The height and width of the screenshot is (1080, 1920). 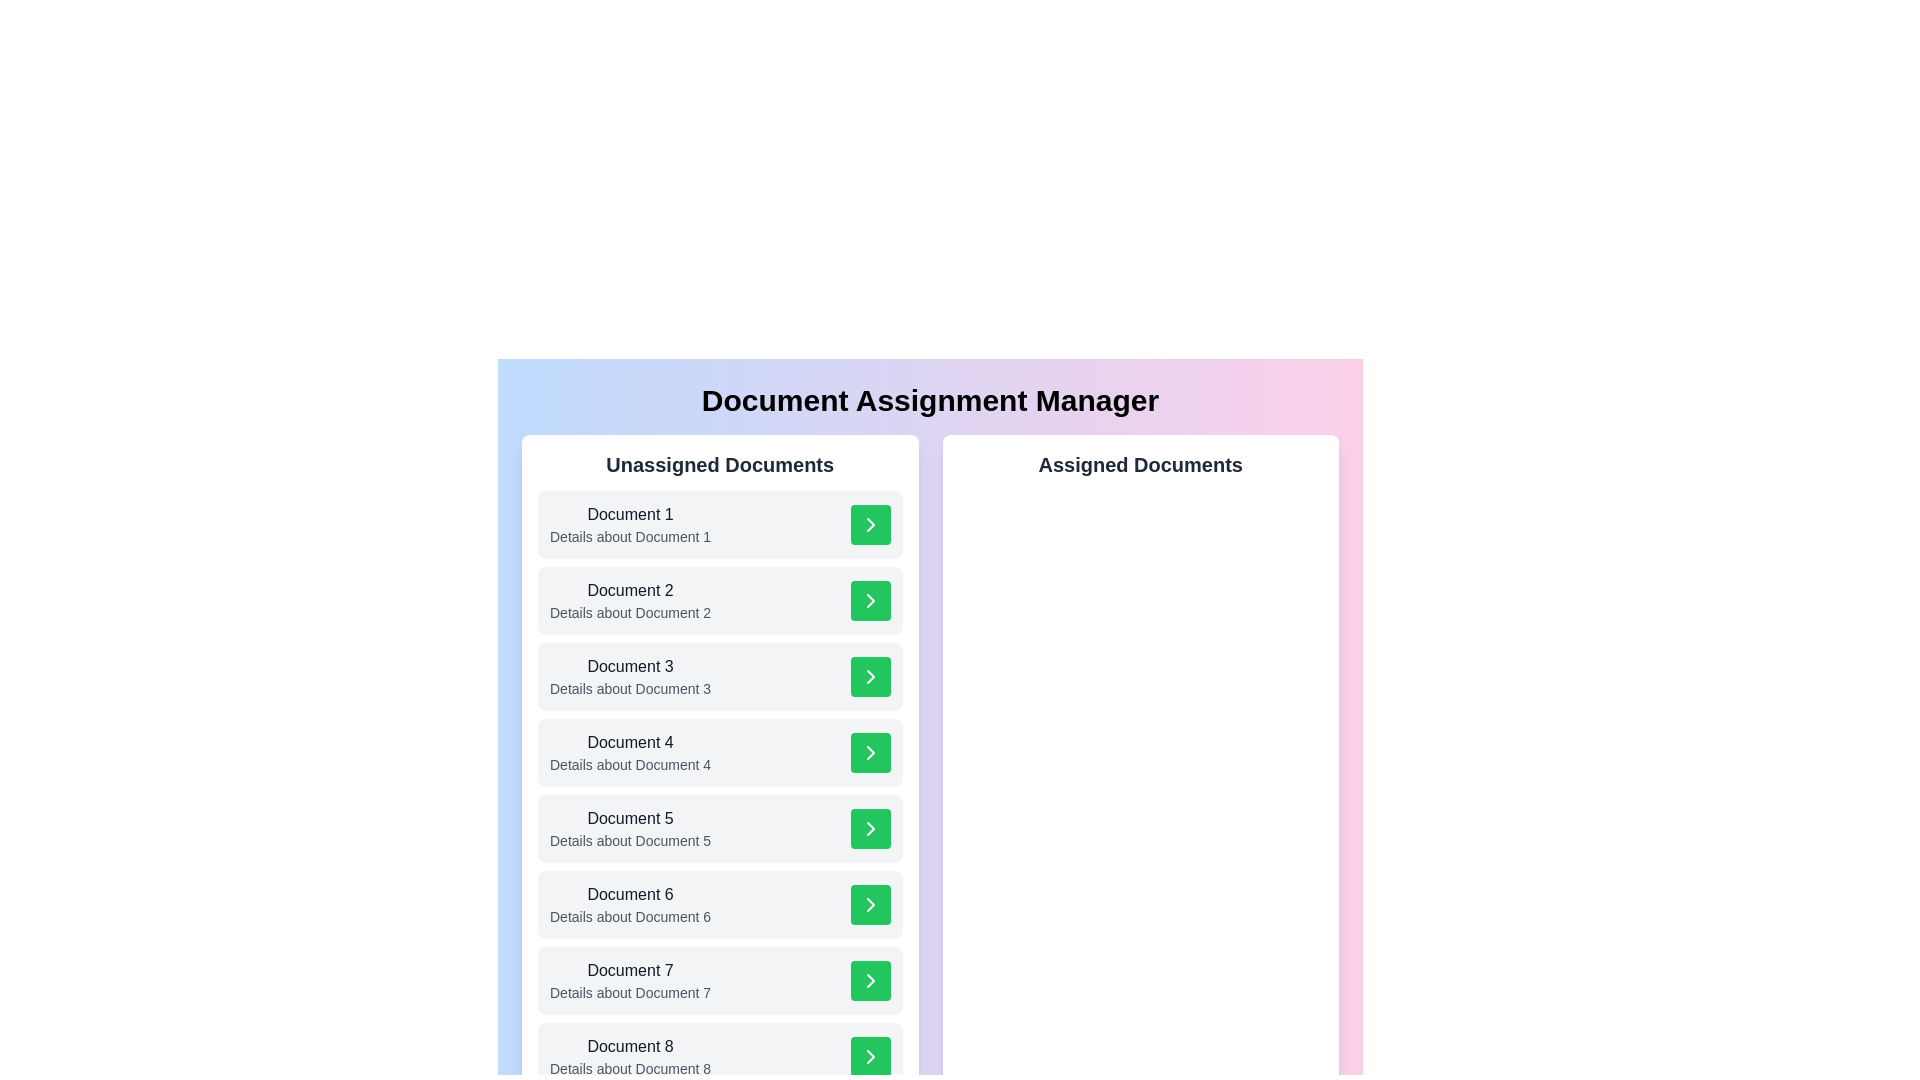 I want to click on the green rectangular button with a white right-pointing arrow located at the far right of the row labeled 'Document 2Details about Document 2' under 'Unassigned Documents', so click(x=870, y=600).